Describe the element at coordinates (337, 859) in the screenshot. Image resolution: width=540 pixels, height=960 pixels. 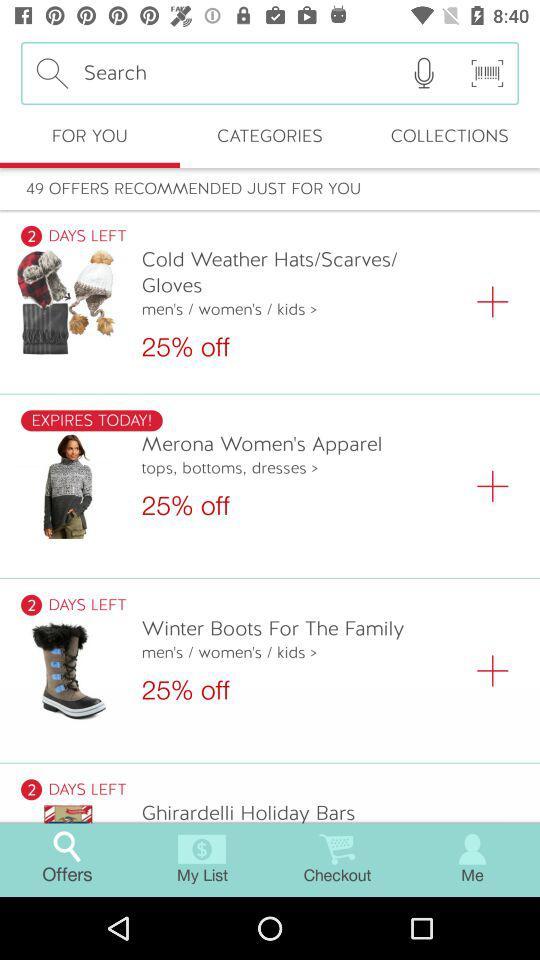
I see `the button which is next to my list` at that location.